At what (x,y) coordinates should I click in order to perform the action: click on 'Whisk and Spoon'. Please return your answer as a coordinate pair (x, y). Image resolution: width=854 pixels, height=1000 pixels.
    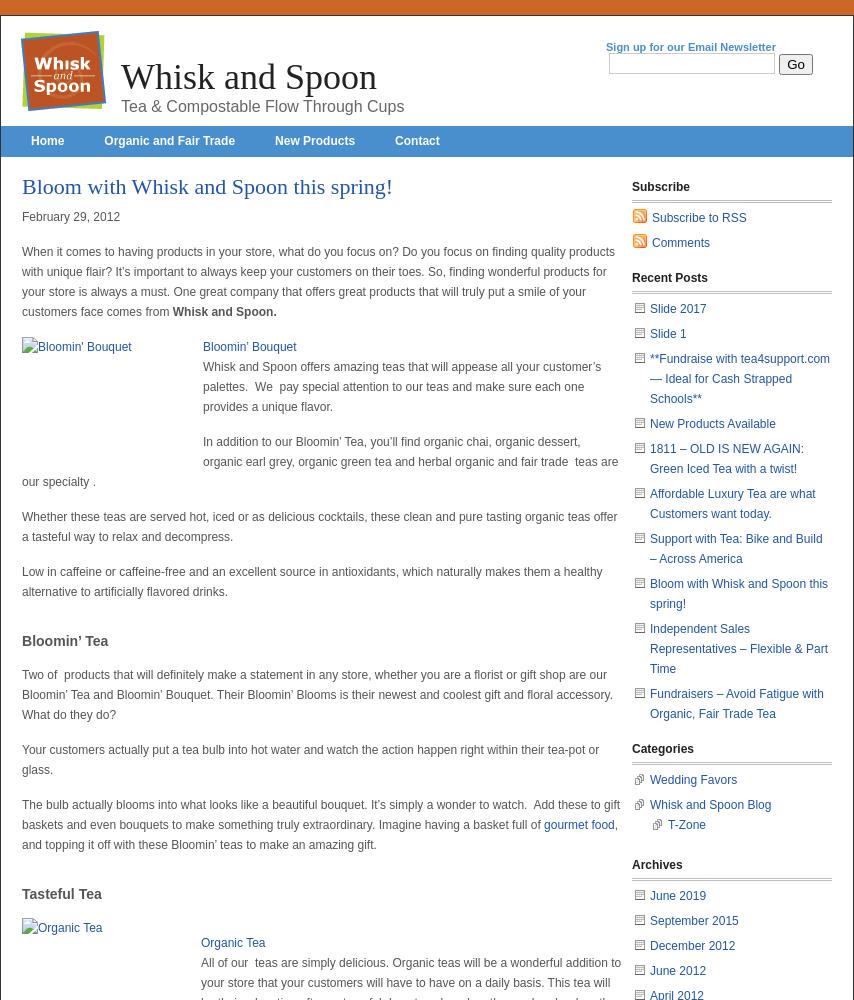
    Looking at the image, I should click on (248, 76).